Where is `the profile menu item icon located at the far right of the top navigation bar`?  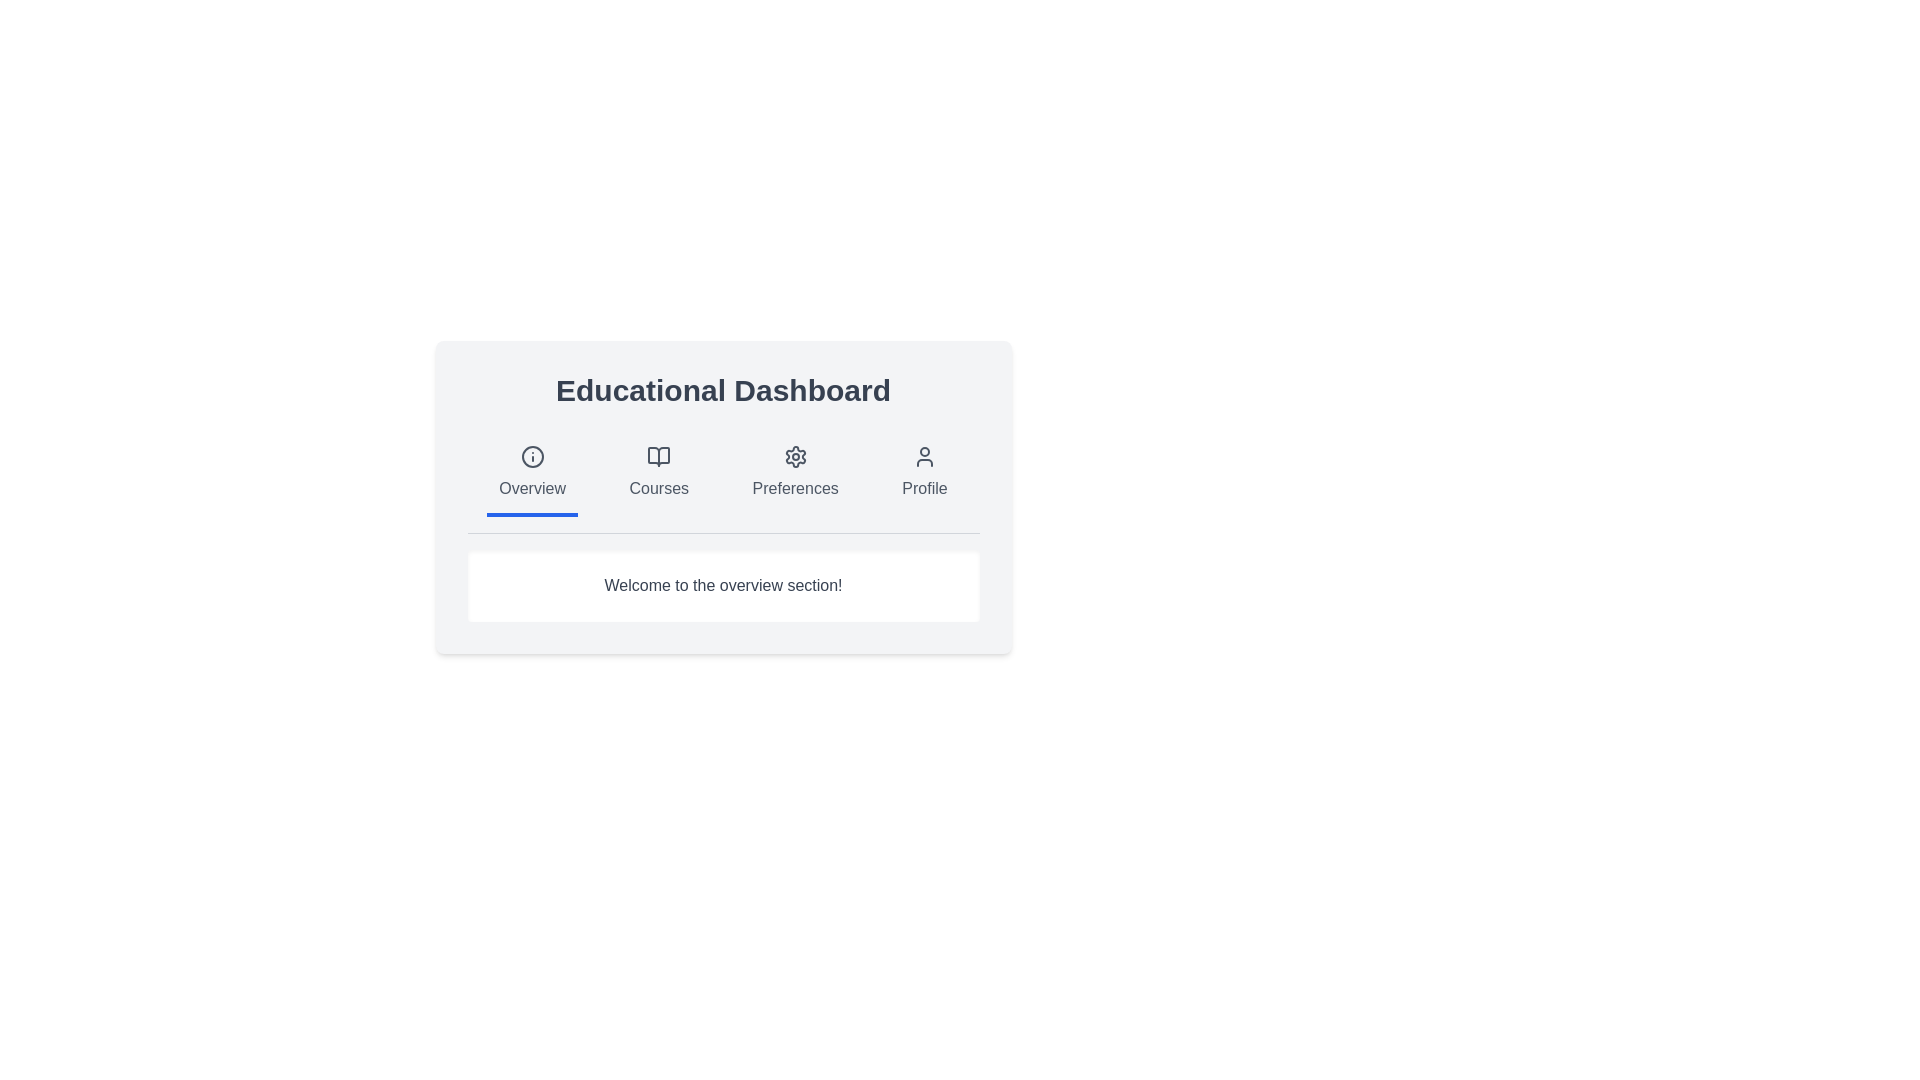 the profile menu item icon located at the far right of the top navigation bar is located at coordinates (924, 456).